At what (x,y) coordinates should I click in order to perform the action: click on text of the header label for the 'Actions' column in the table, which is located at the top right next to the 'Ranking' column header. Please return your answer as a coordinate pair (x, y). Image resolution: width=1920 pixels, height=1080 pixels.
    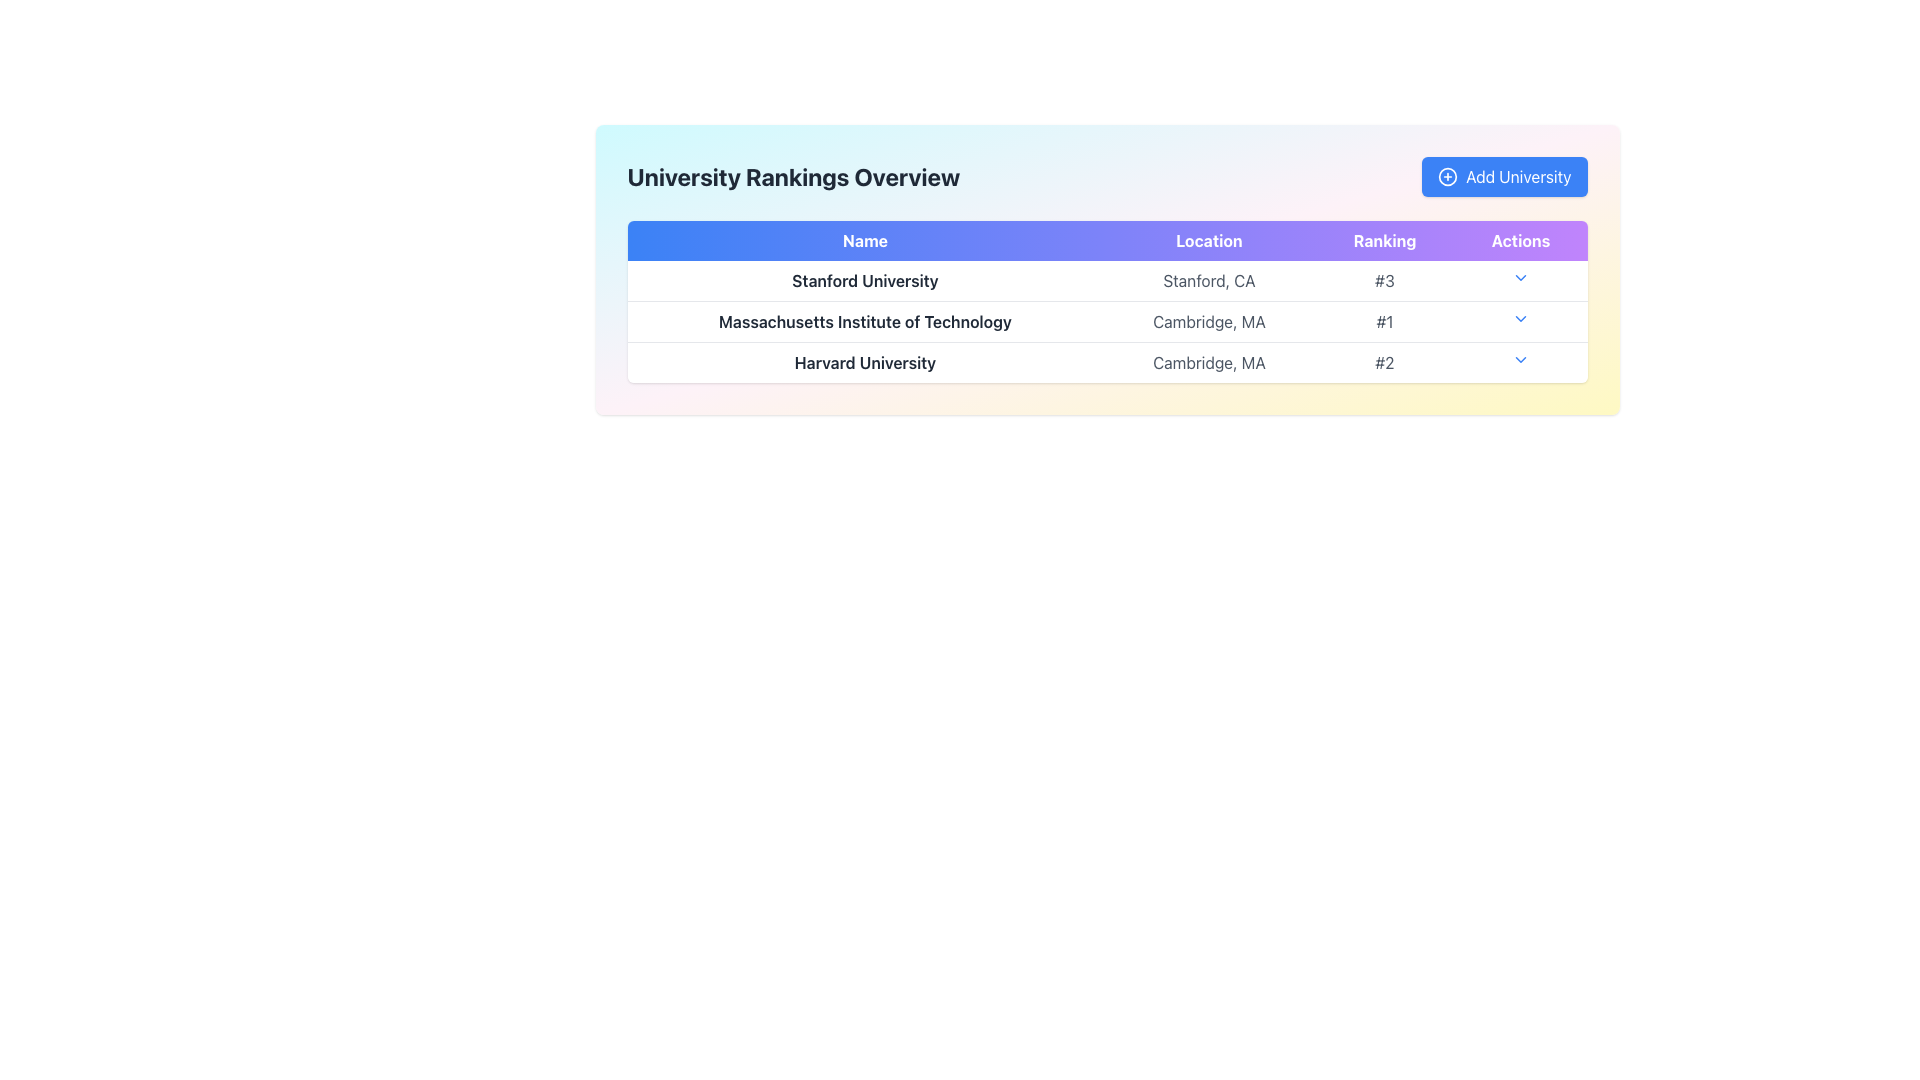
    Looking at the image, I should click on (1520, 239).